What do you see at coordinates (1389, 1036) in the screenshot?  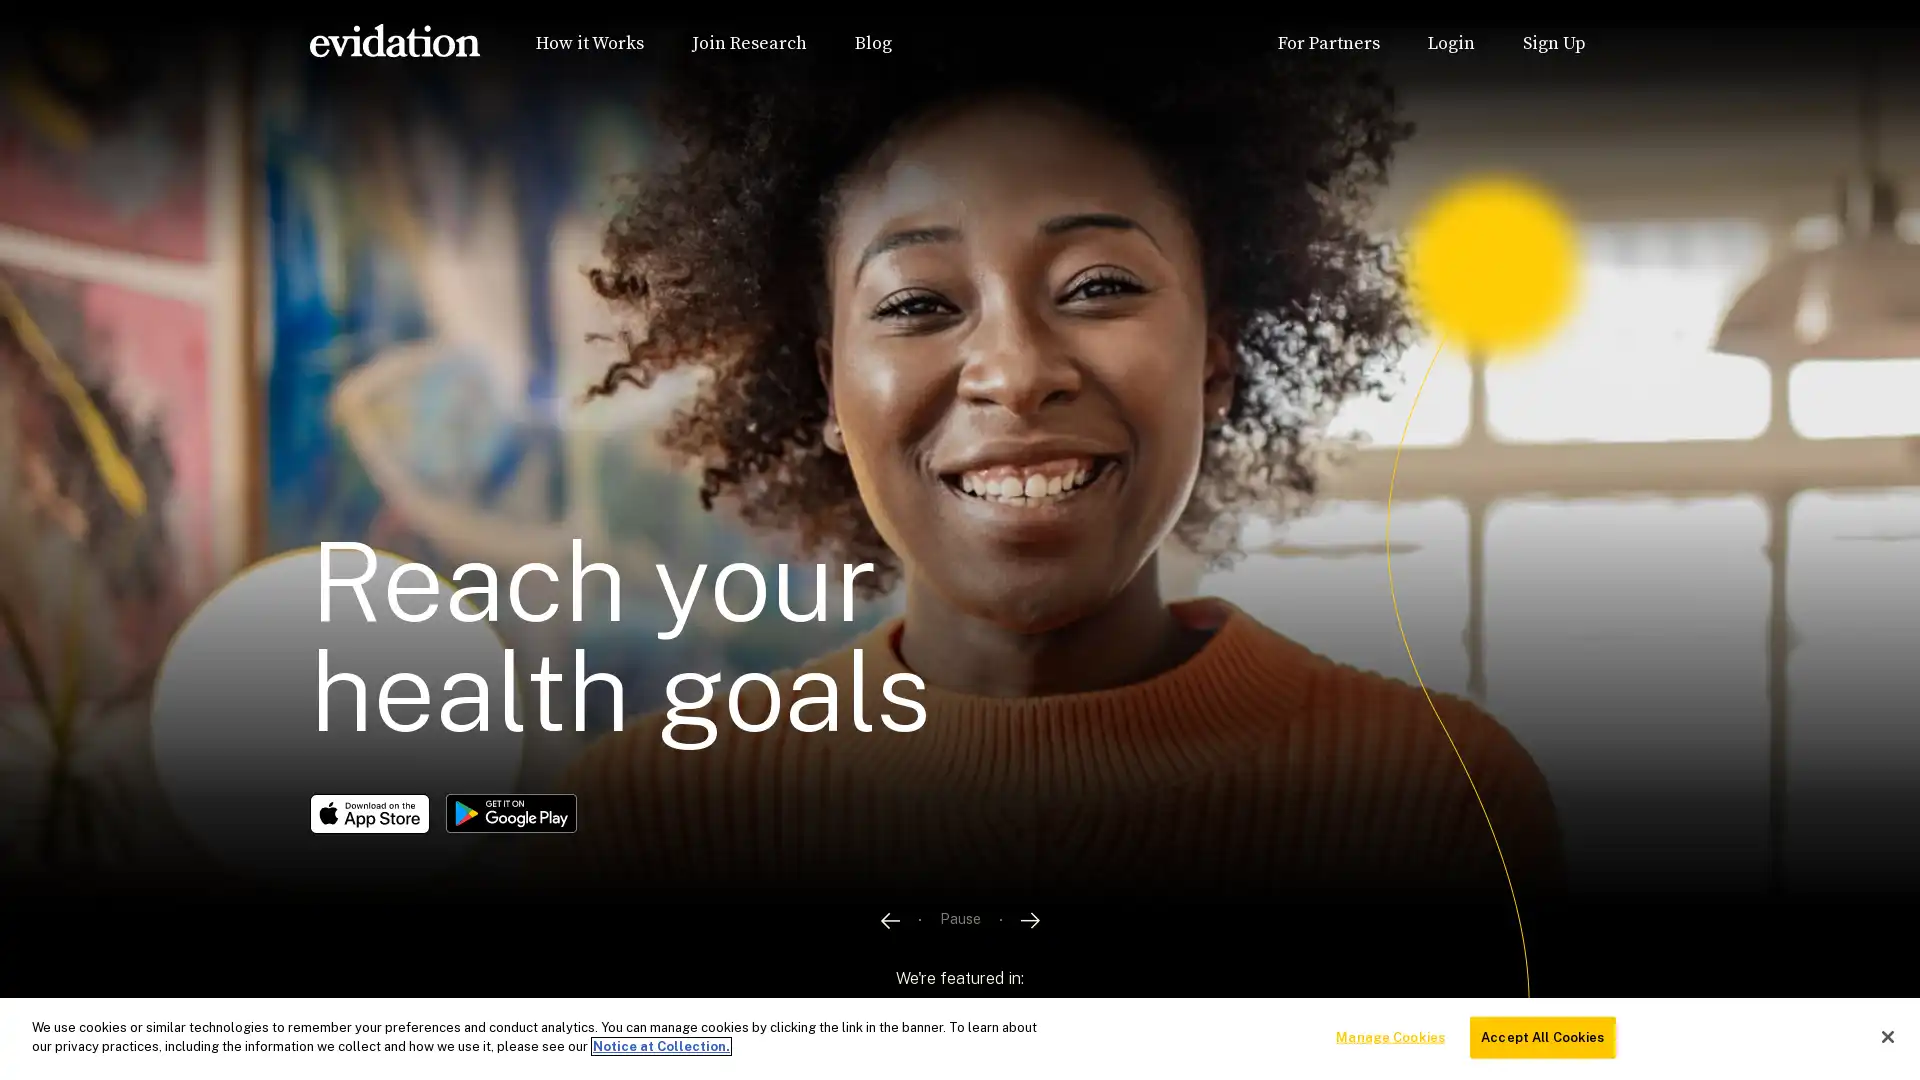 I see `Manage Cookies` at bounding box center [1389, 1036].